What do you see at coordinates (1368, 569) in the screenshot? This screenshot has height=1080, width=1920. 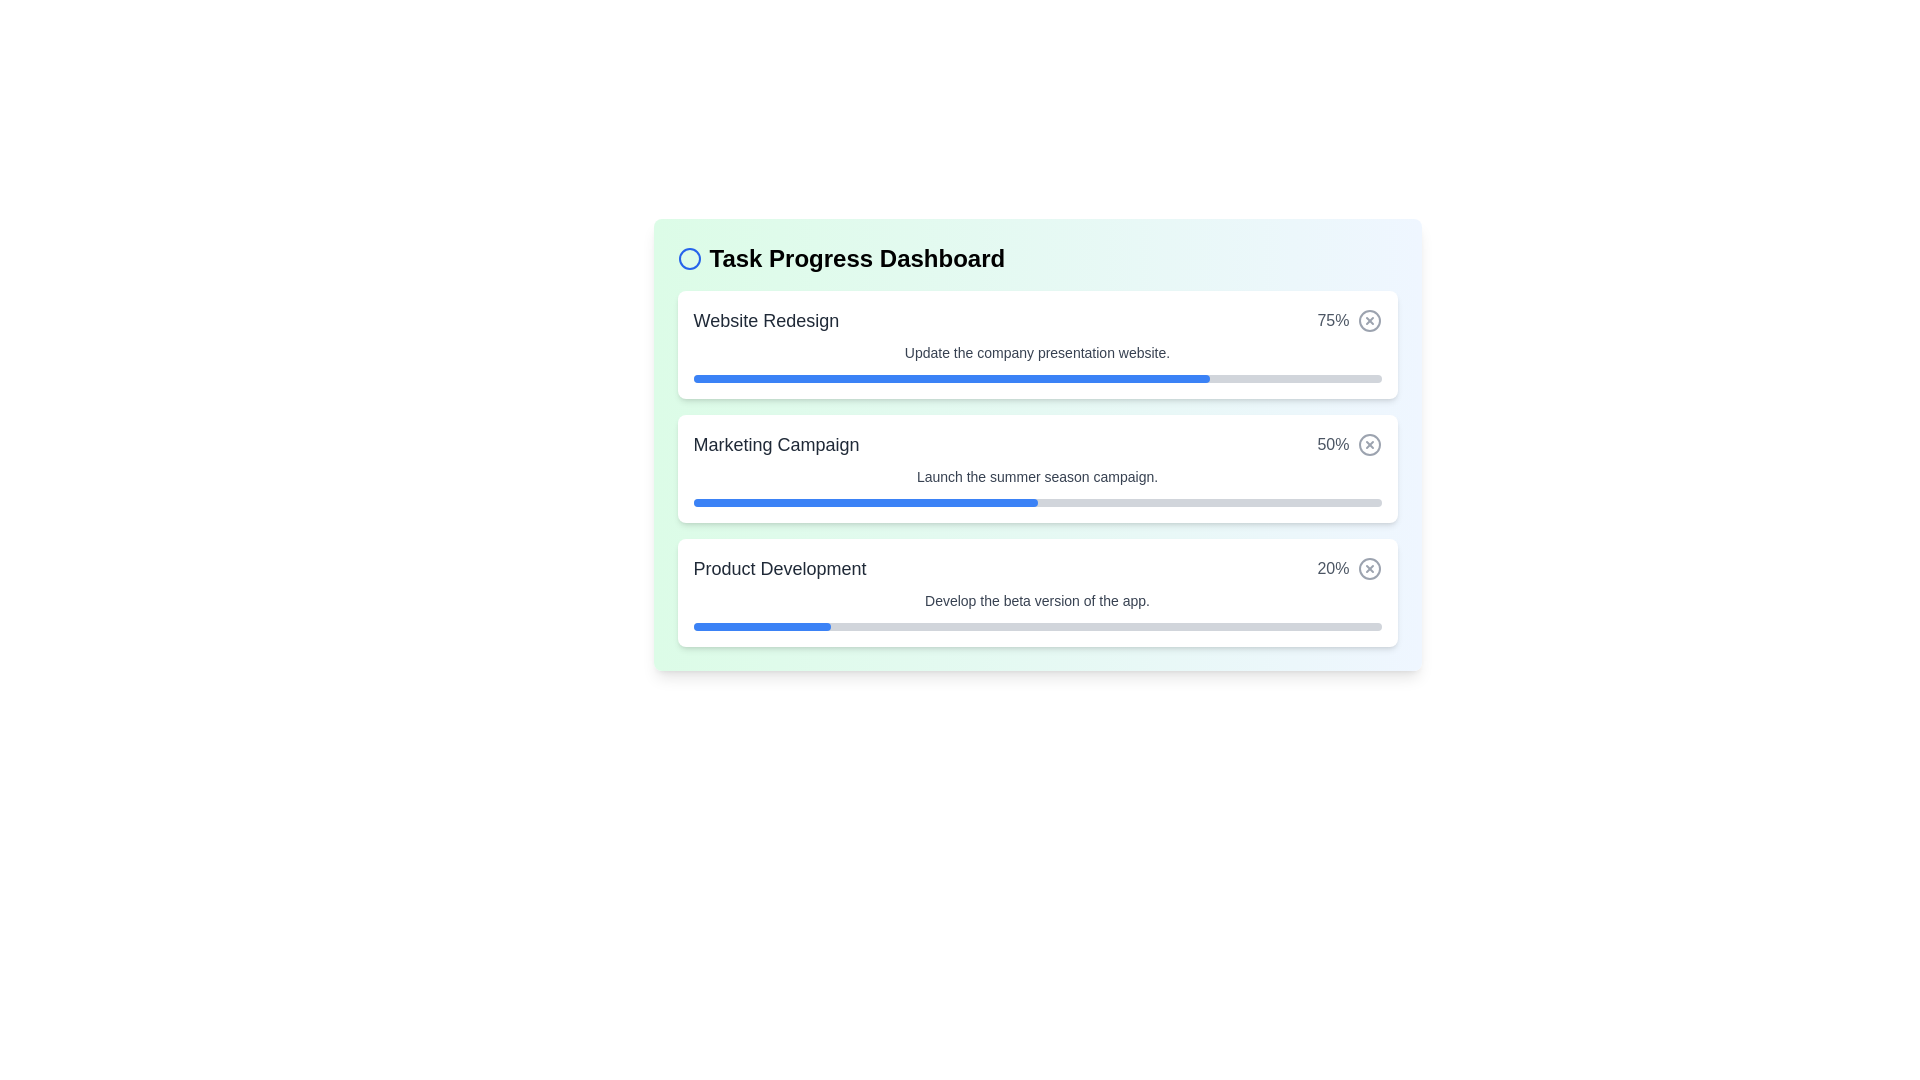 I see `the circular gray icon button with a '×' mark inside, located in the 'Product Development' progress section` at bounding box center [1368, 569].